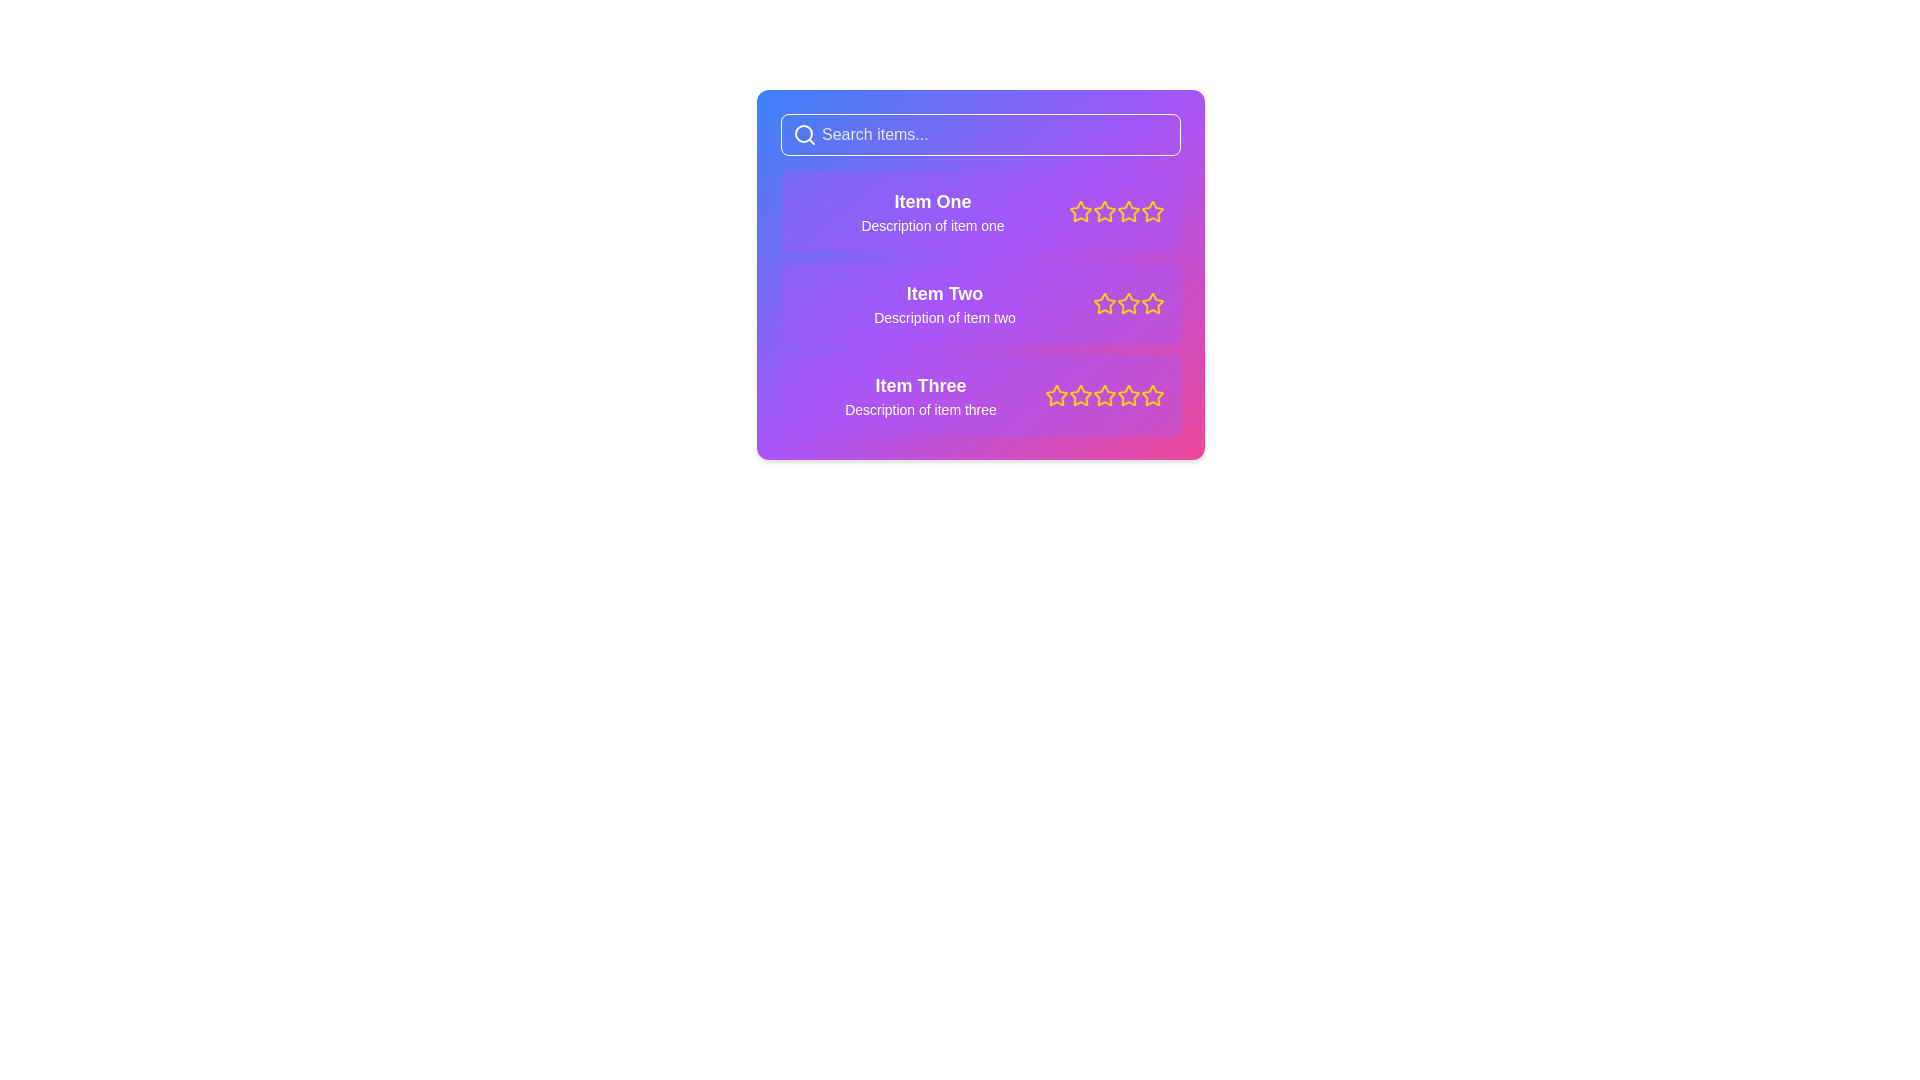  Describe the element at coordinates (1079, 212) in the screenshot. I see `the first star` at that location.